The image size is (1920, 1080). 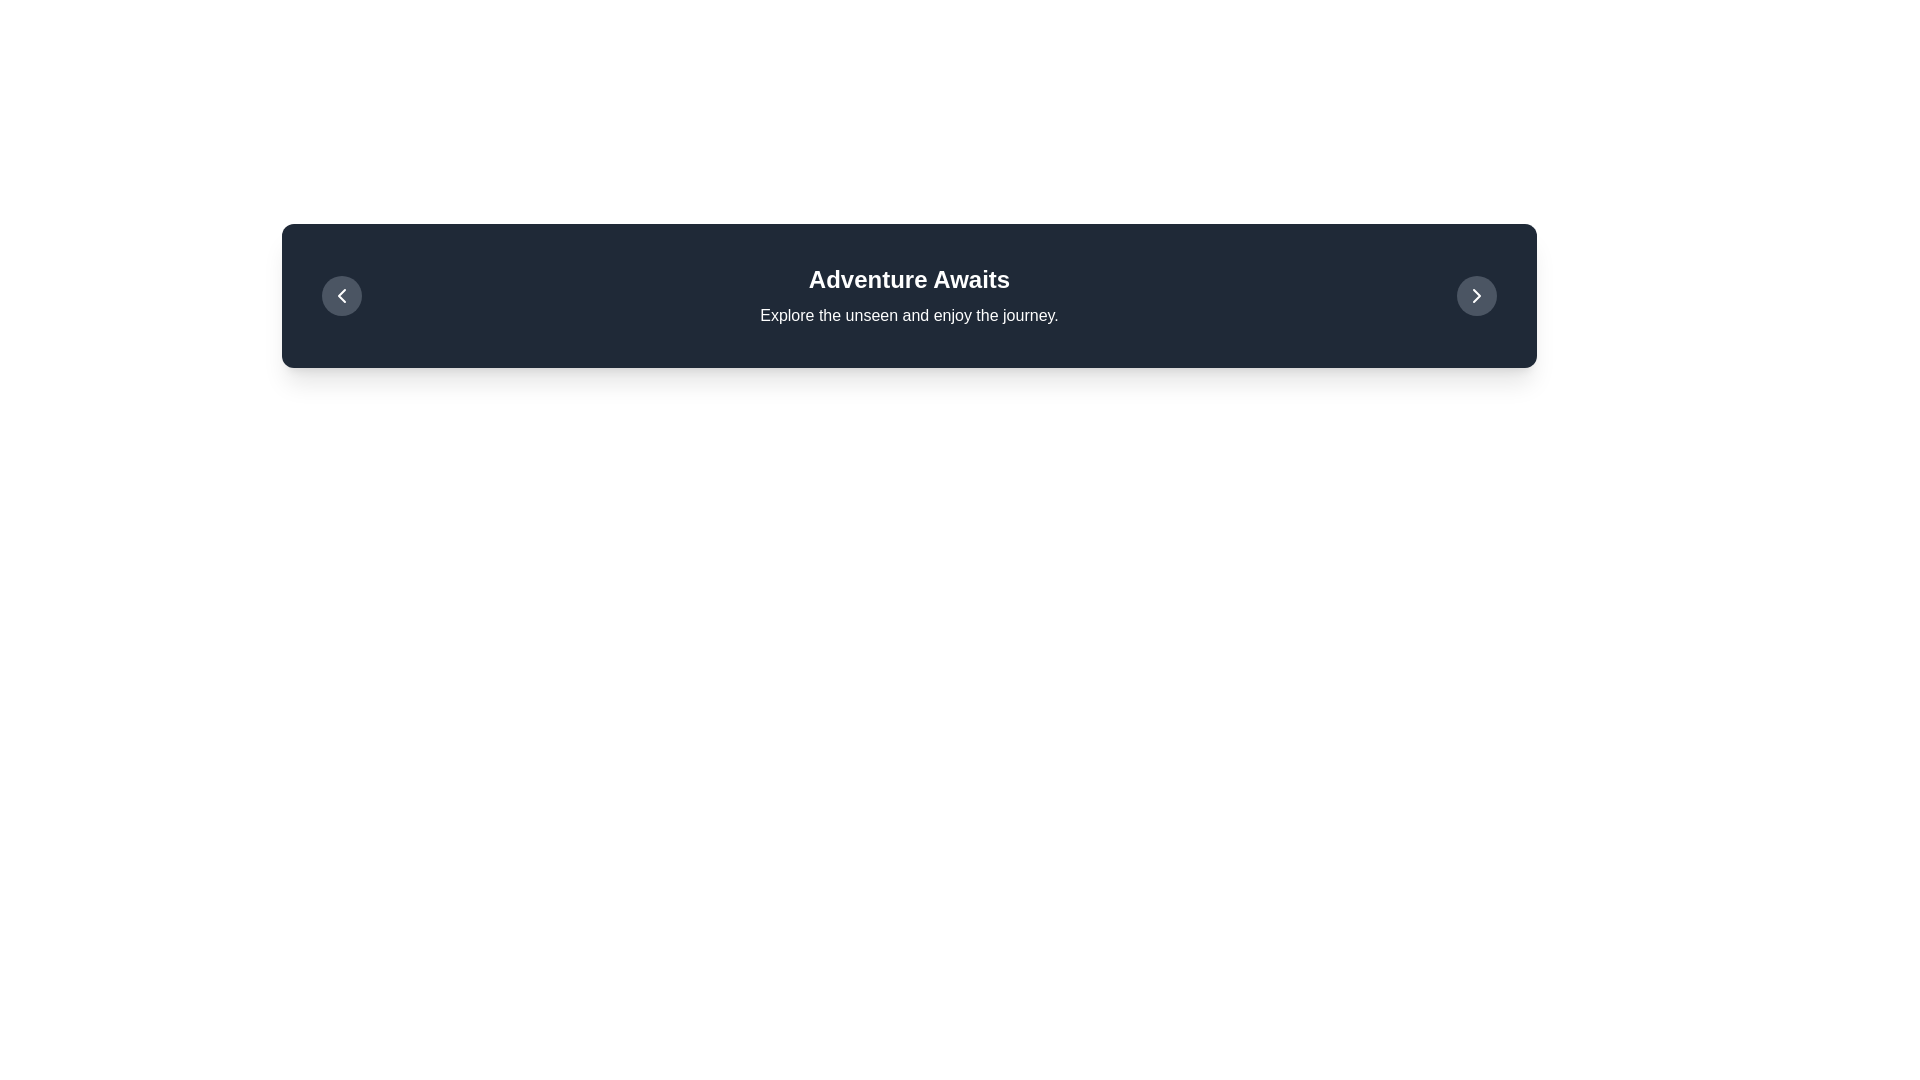 What do you see at coordinates (1477, 296) in the screenshot?
I see `the right-pointing chevron SVG icon located within a circular button on the right side of the header bar` at bounding box center [1477, 296].